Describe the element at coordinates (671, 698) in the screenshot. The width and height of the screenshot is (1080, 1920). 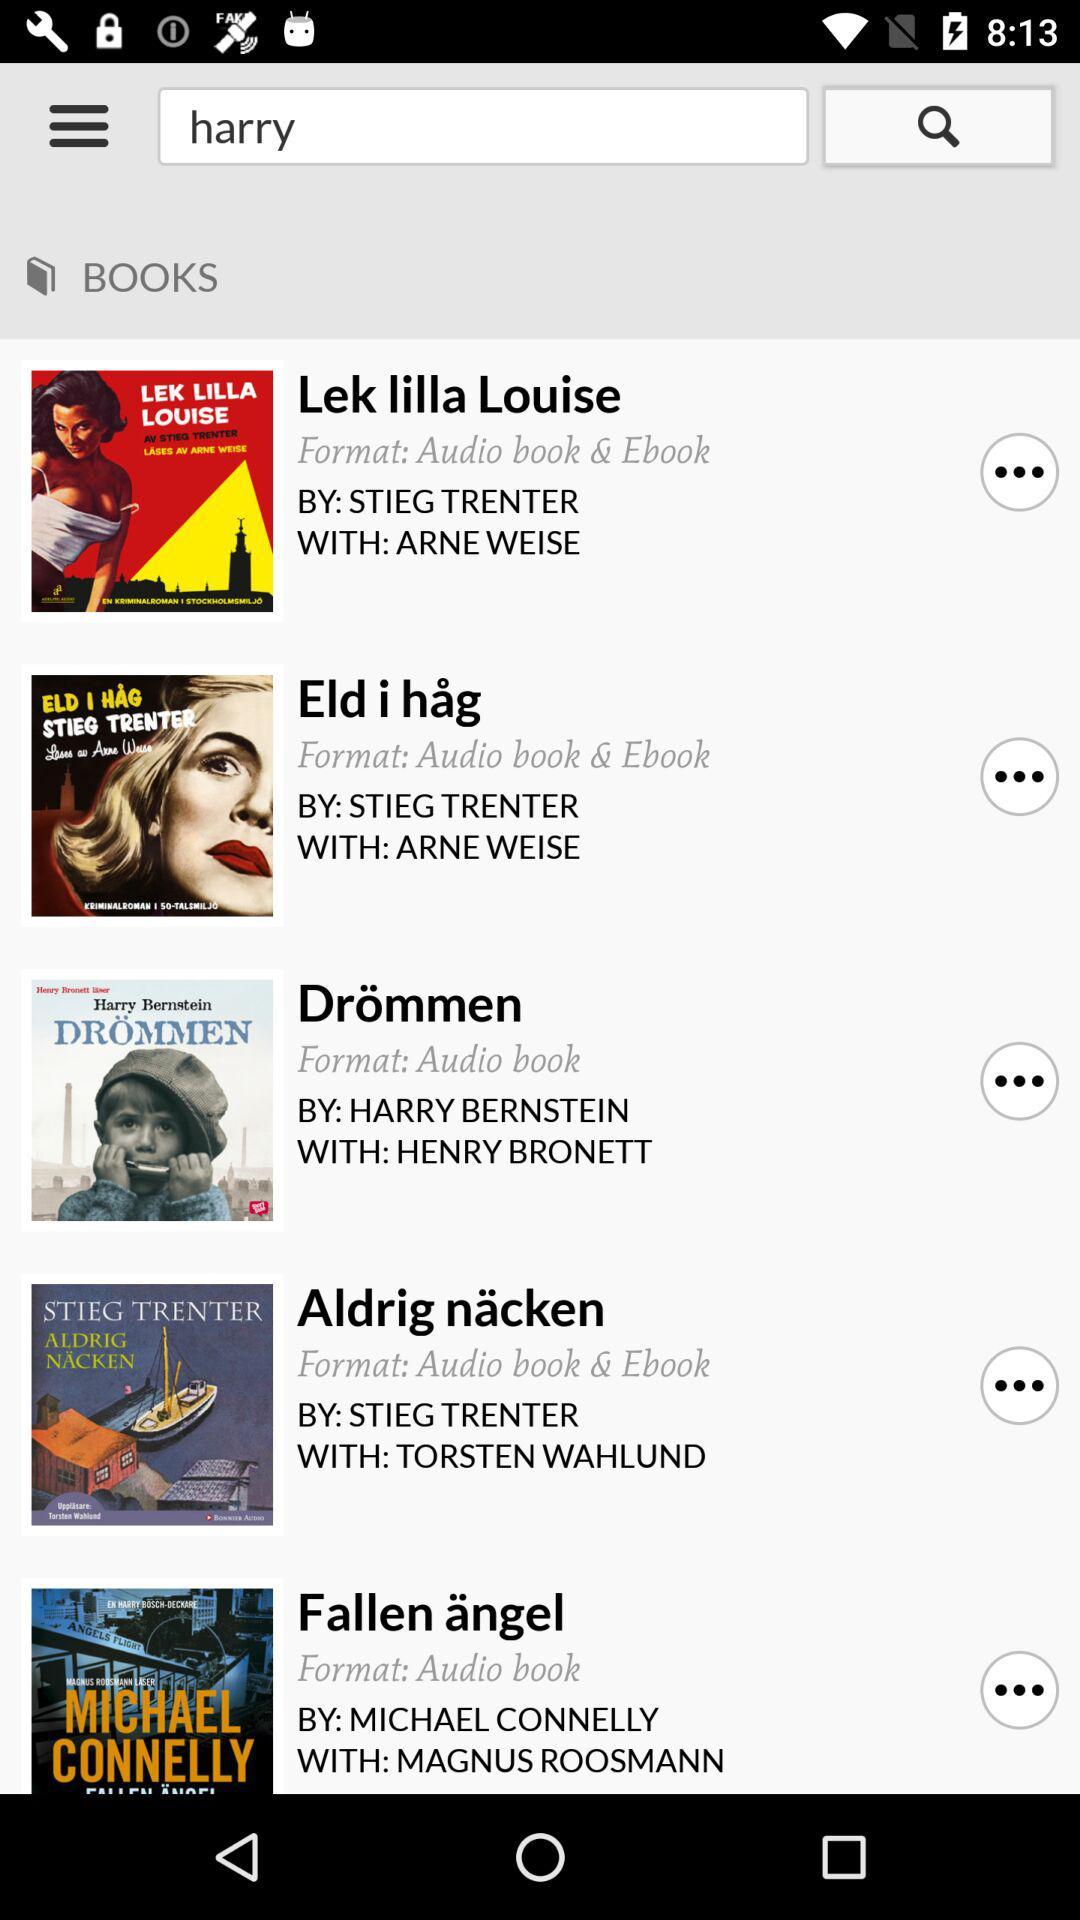
I see `the item above format audio book item` at that location.